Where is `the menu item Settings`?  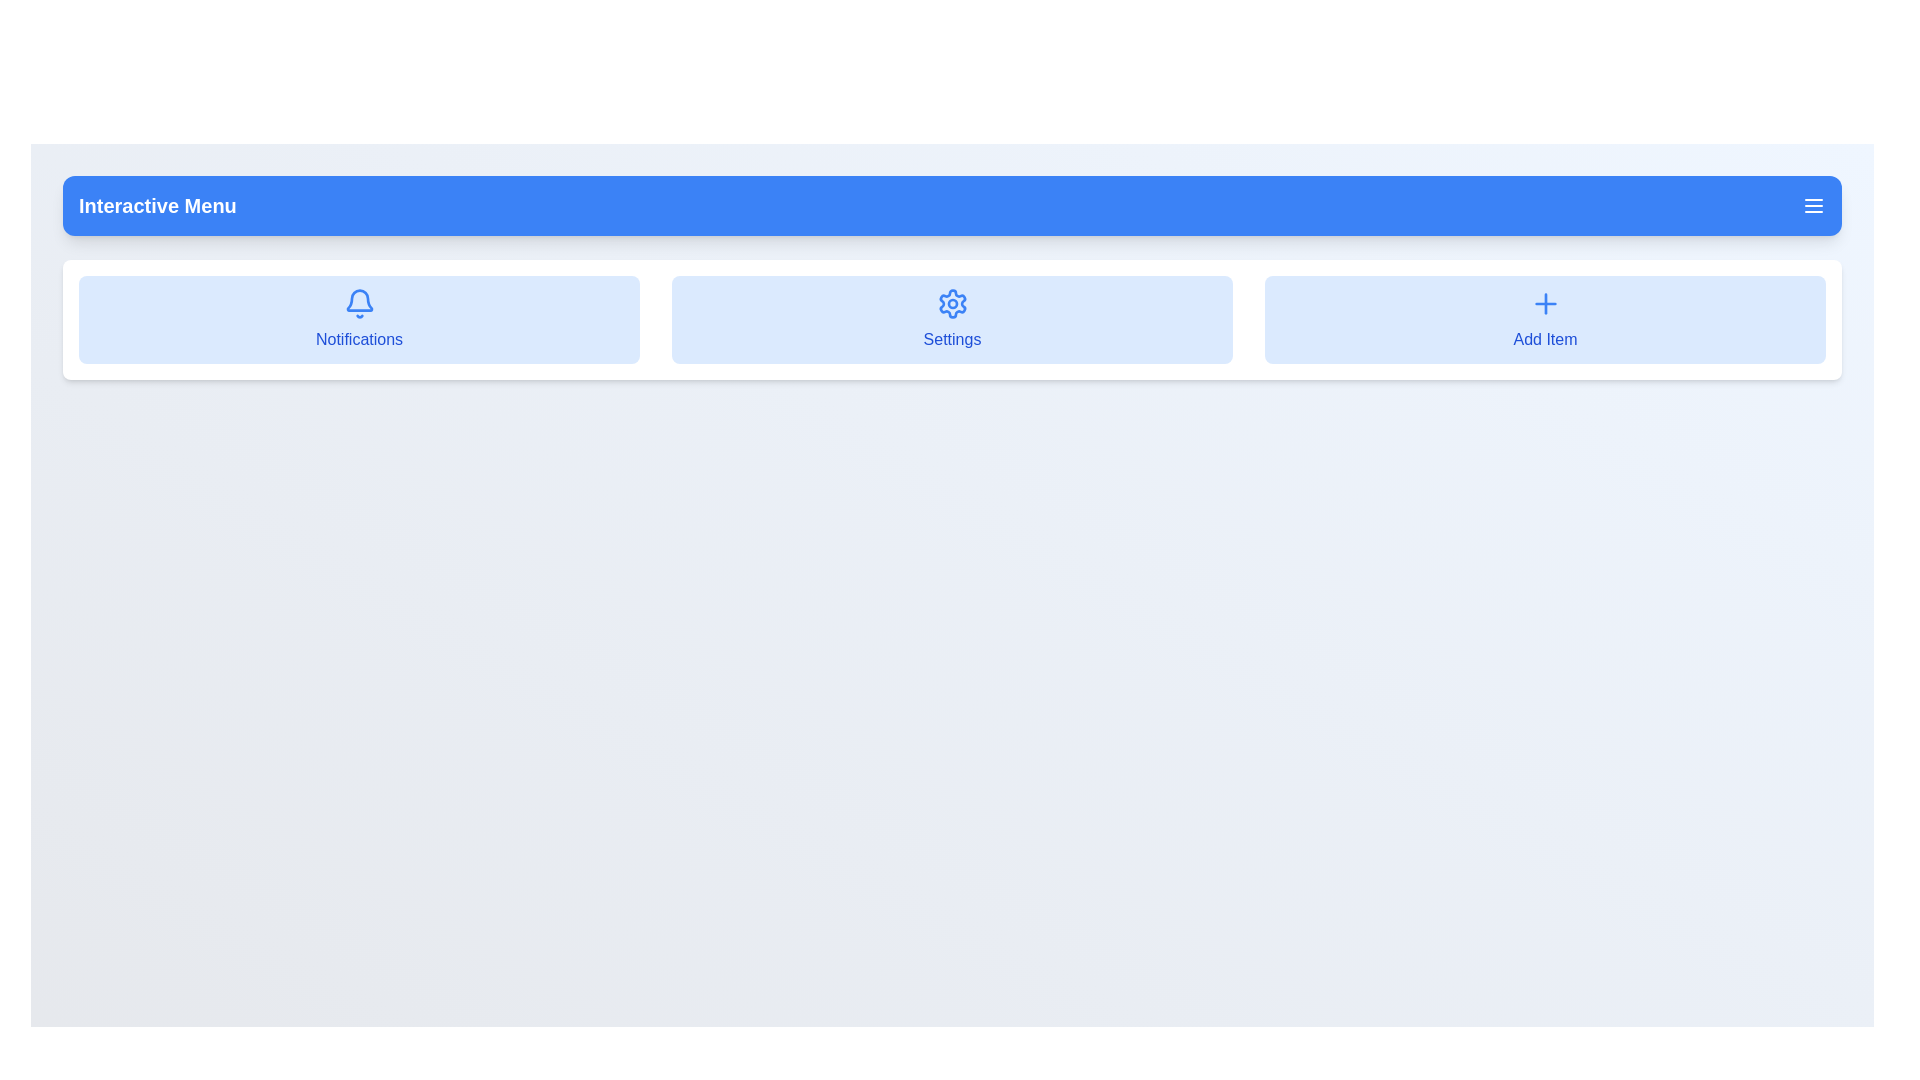 the menu item Settings is located at coordinates (951, 319).